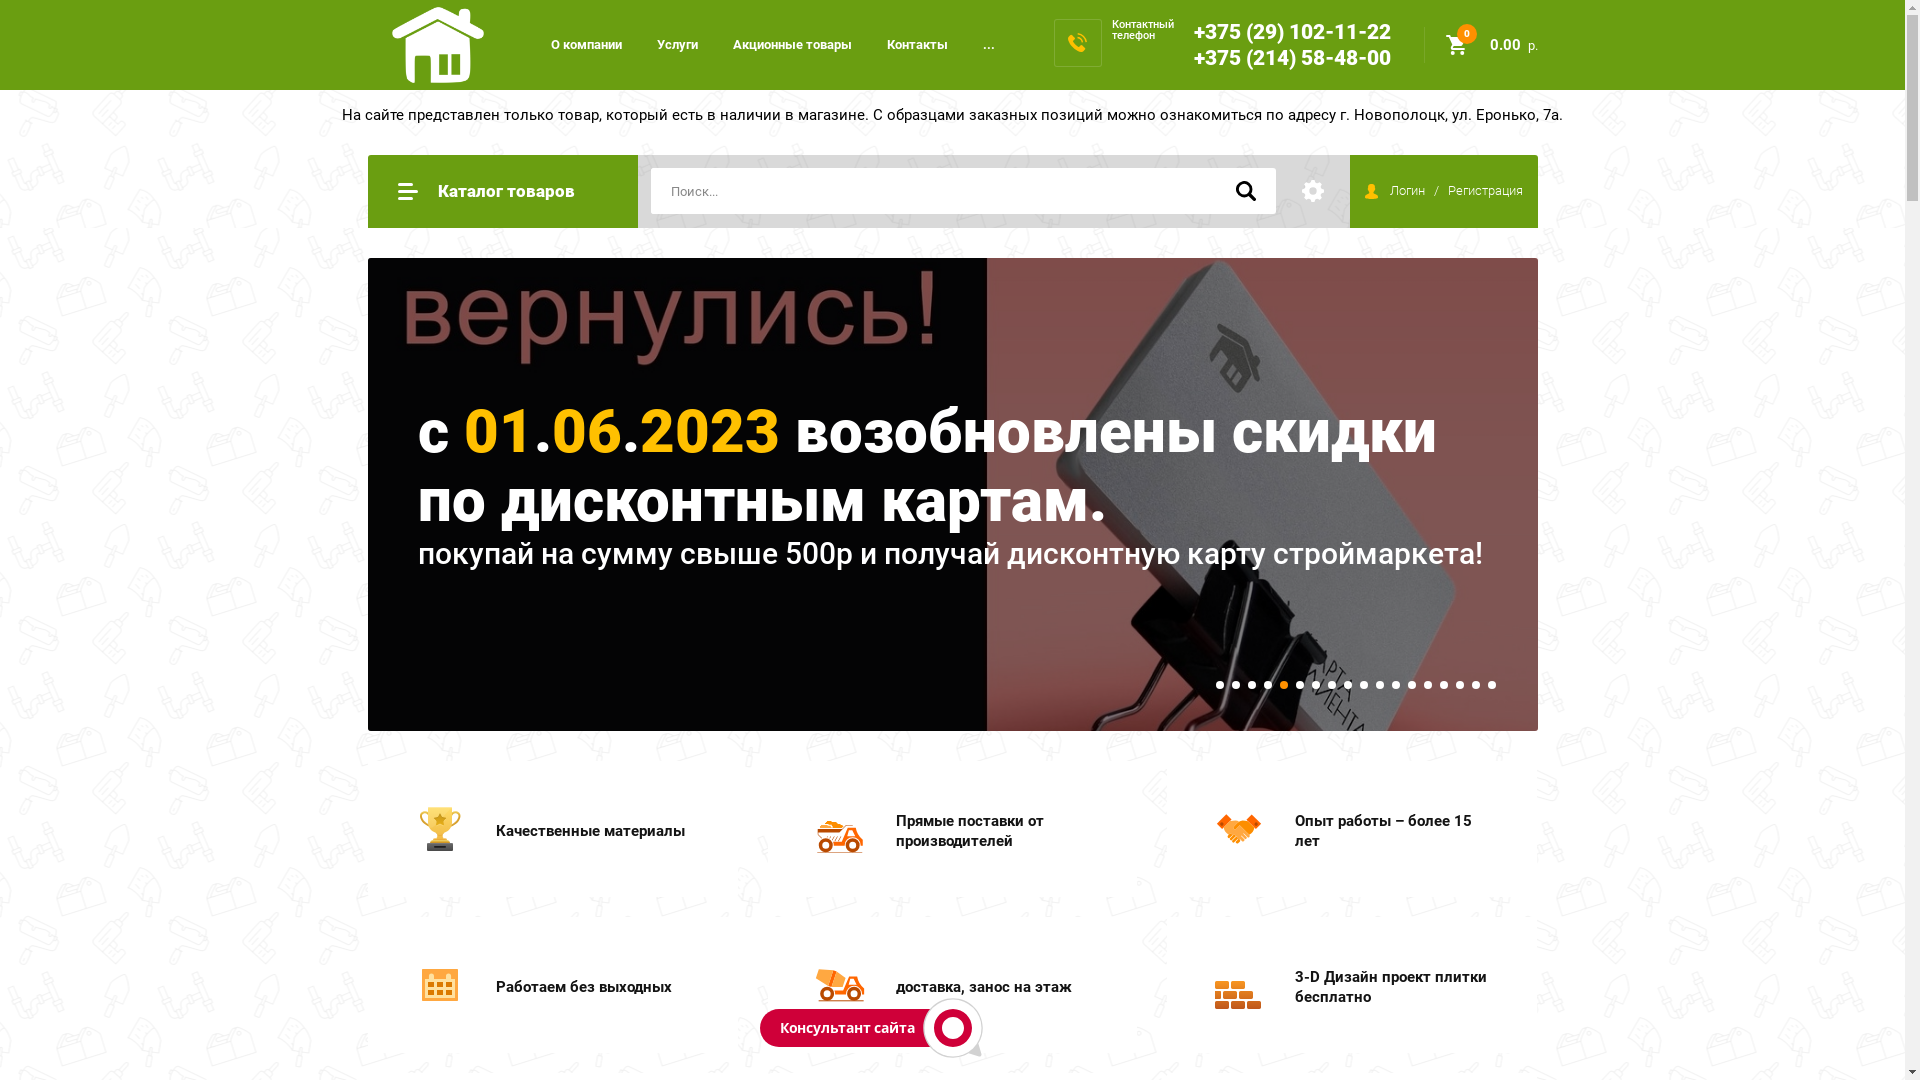 This screenshot has width=1920, height=1080. Describe the element at coordinates (1427, 684) in the screenshot. I see `'14'` at that location.